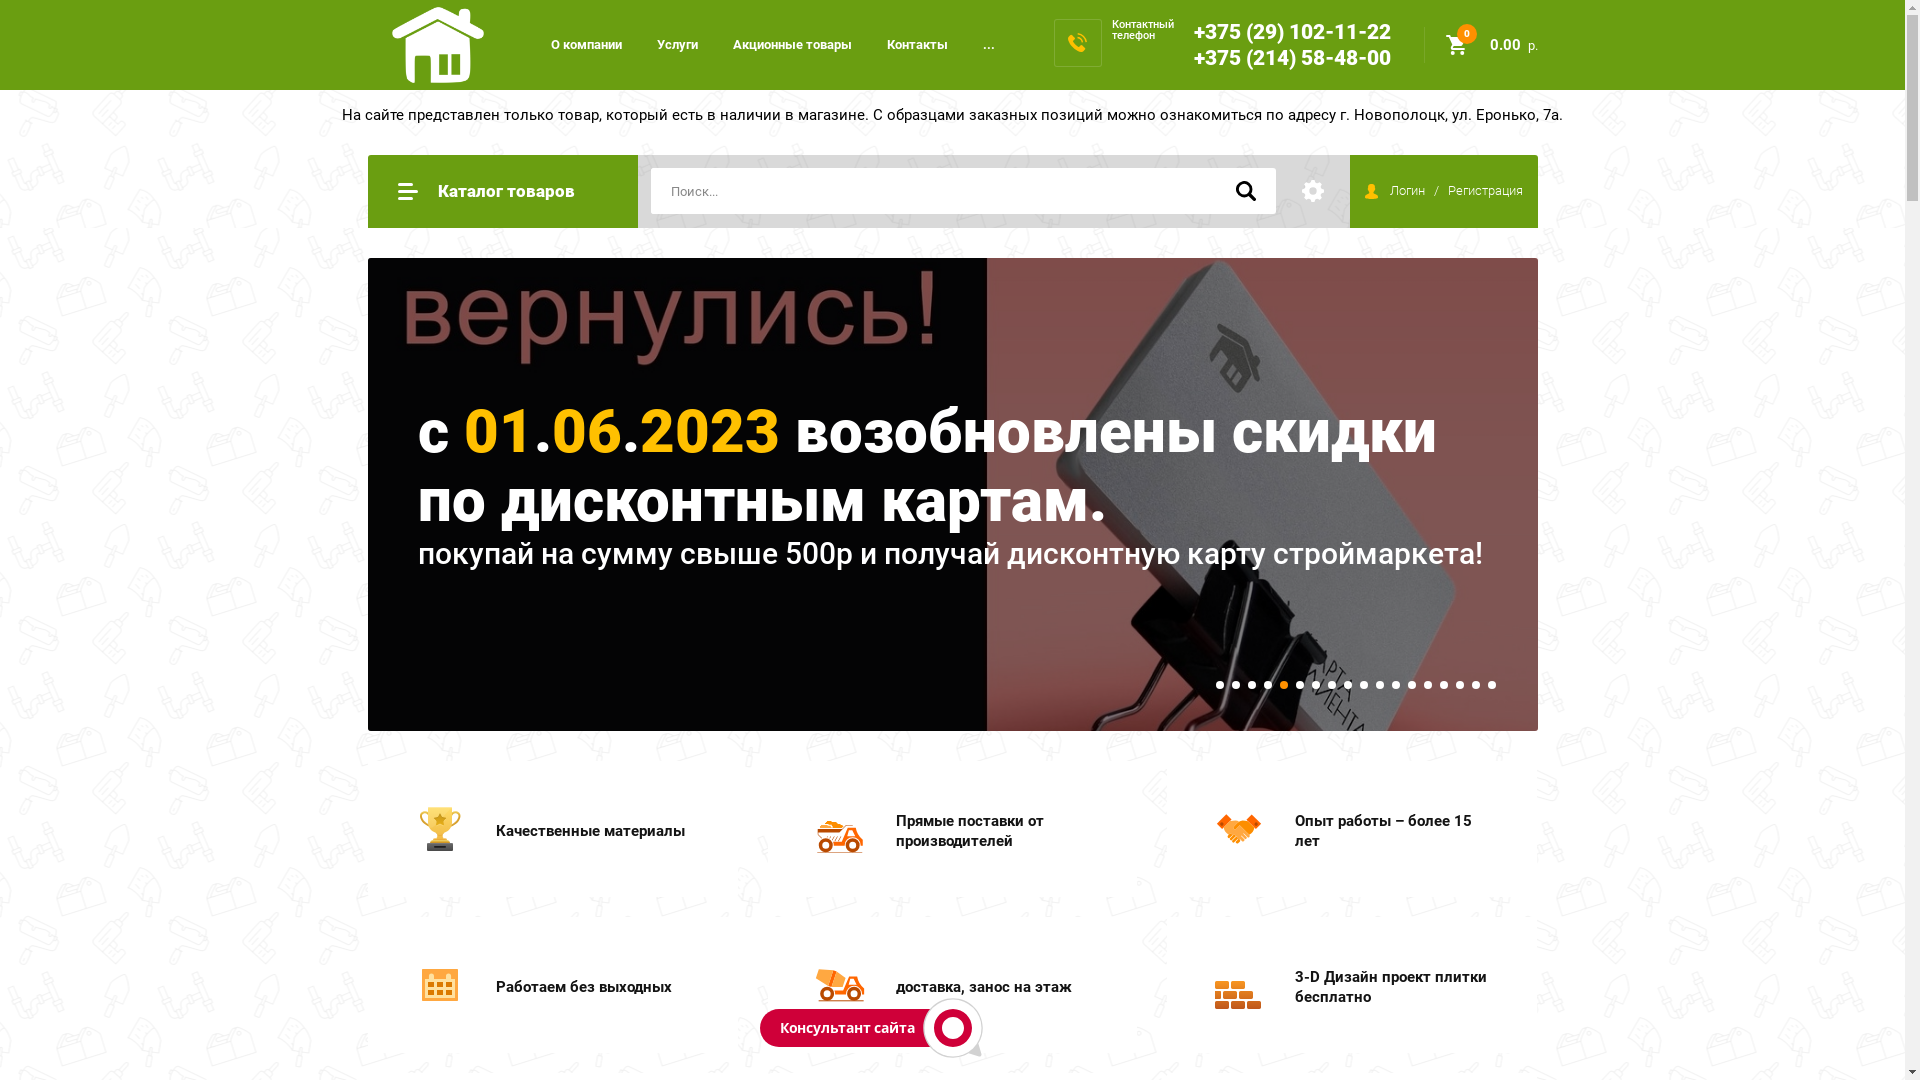 This screenshot has width=1920, height=1080. Describe the element at coordinates (1427, 684) in the screenshot. I see `'14'` at that location.